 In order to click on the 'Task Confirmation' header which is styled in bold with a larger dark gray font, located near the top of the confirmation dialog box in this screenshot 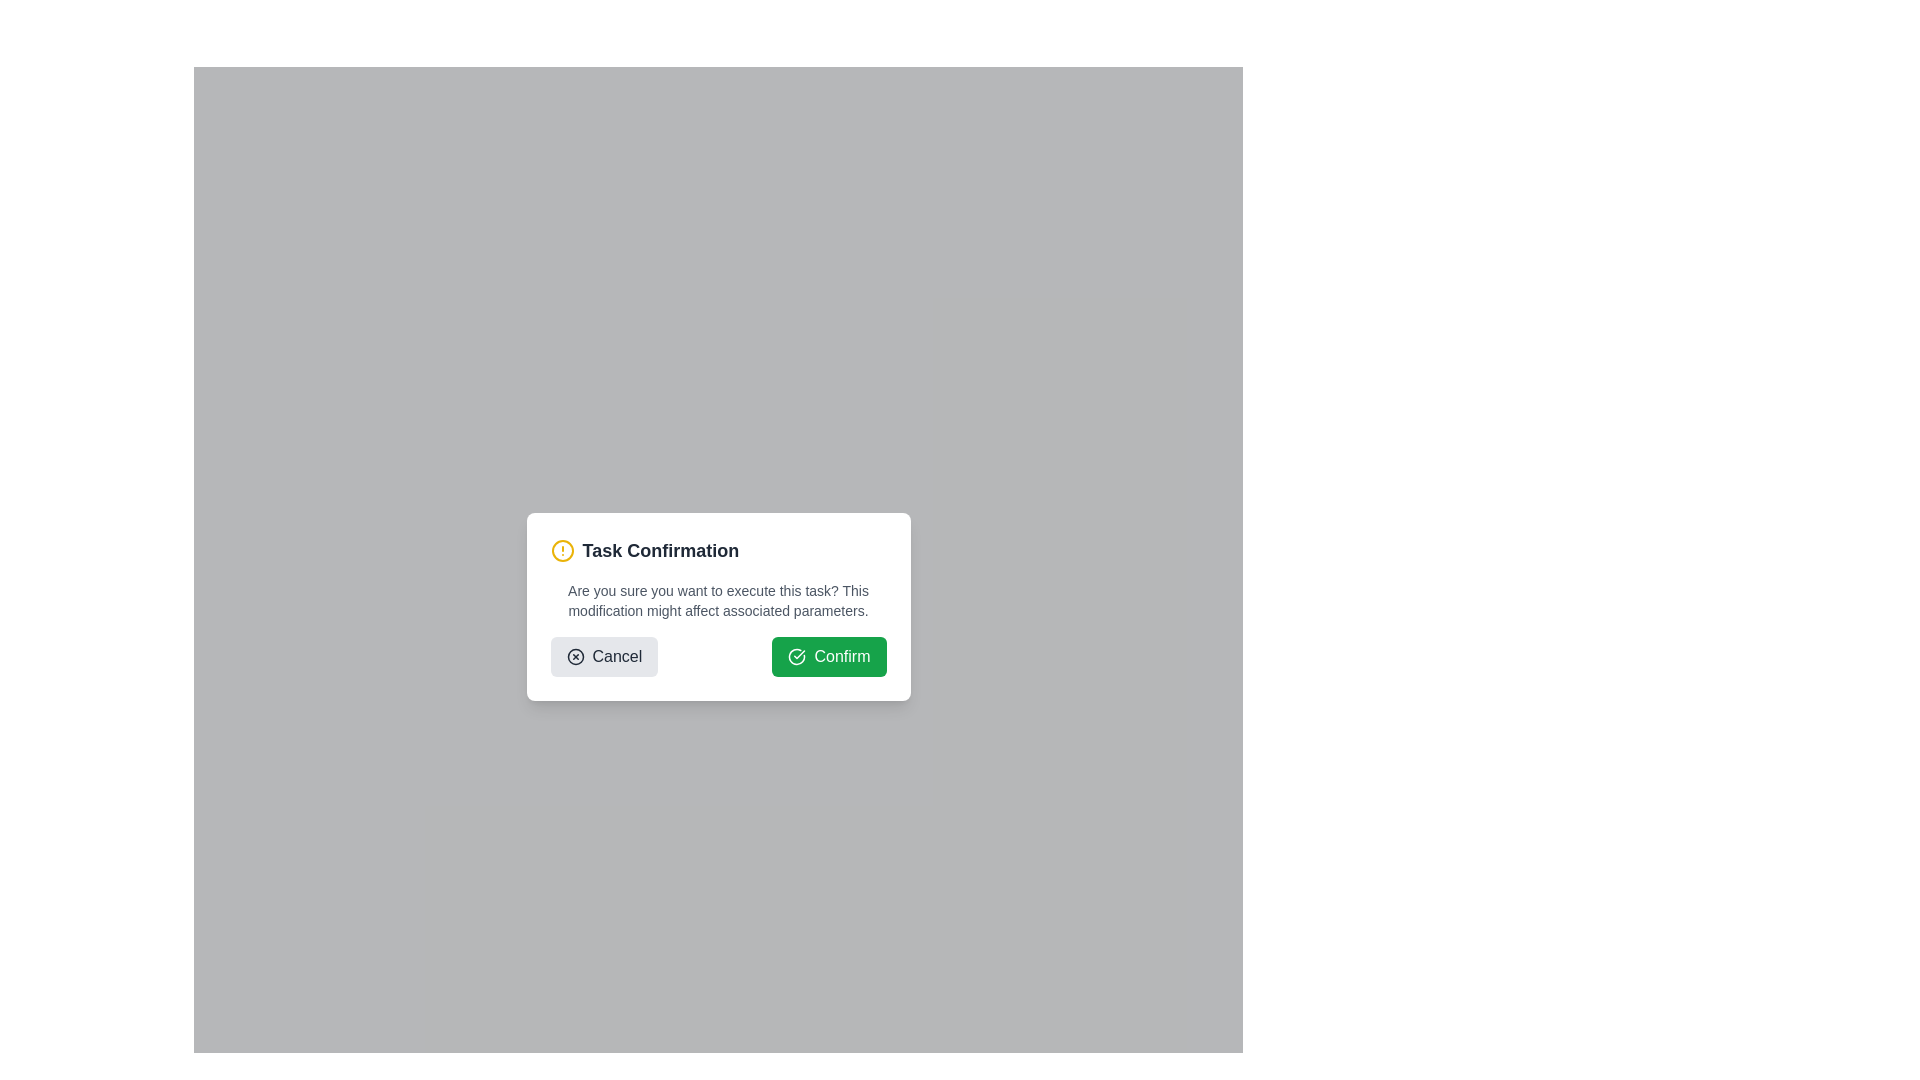, I will do `click(660, 551)`.